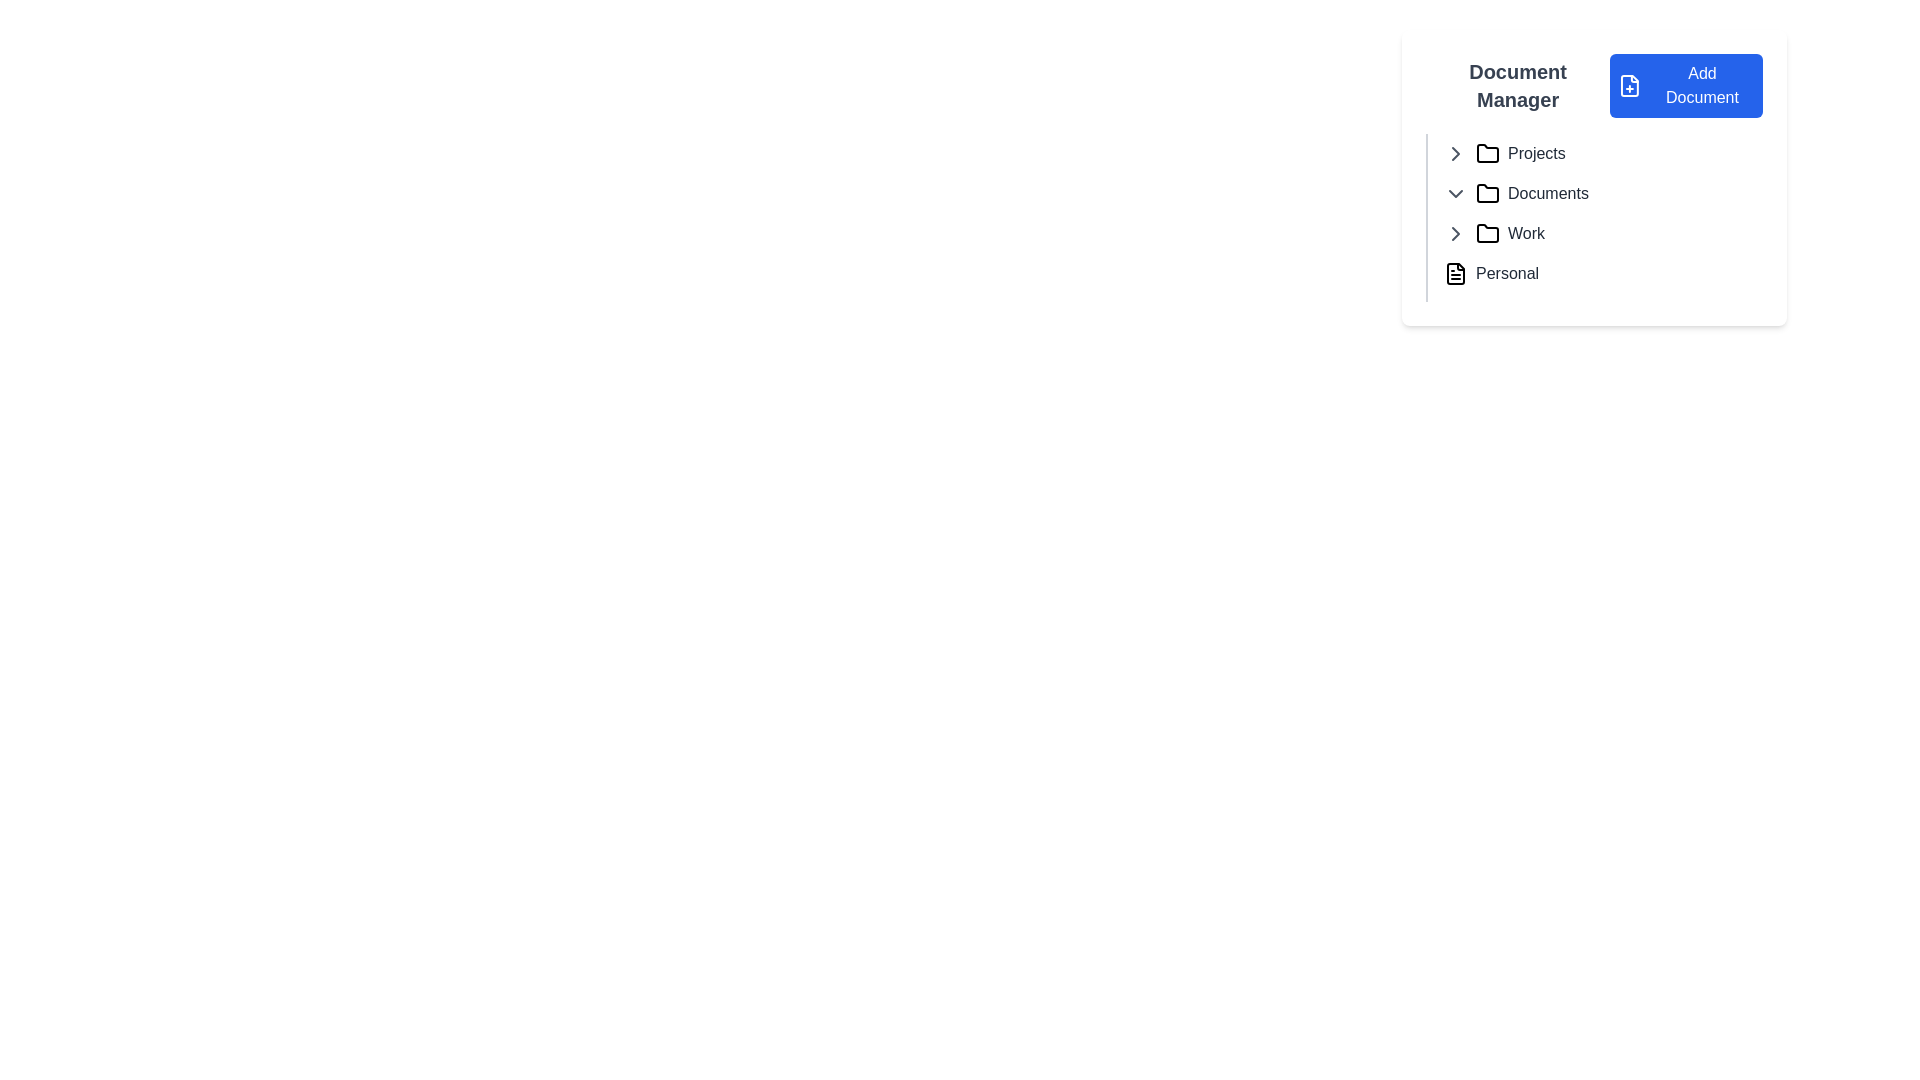 The width and height of the screenshot is (1920, 1080). I want to click on the folder icon that indicates the 'Projects' section in the Document Manager interface, so click(1488, 152).